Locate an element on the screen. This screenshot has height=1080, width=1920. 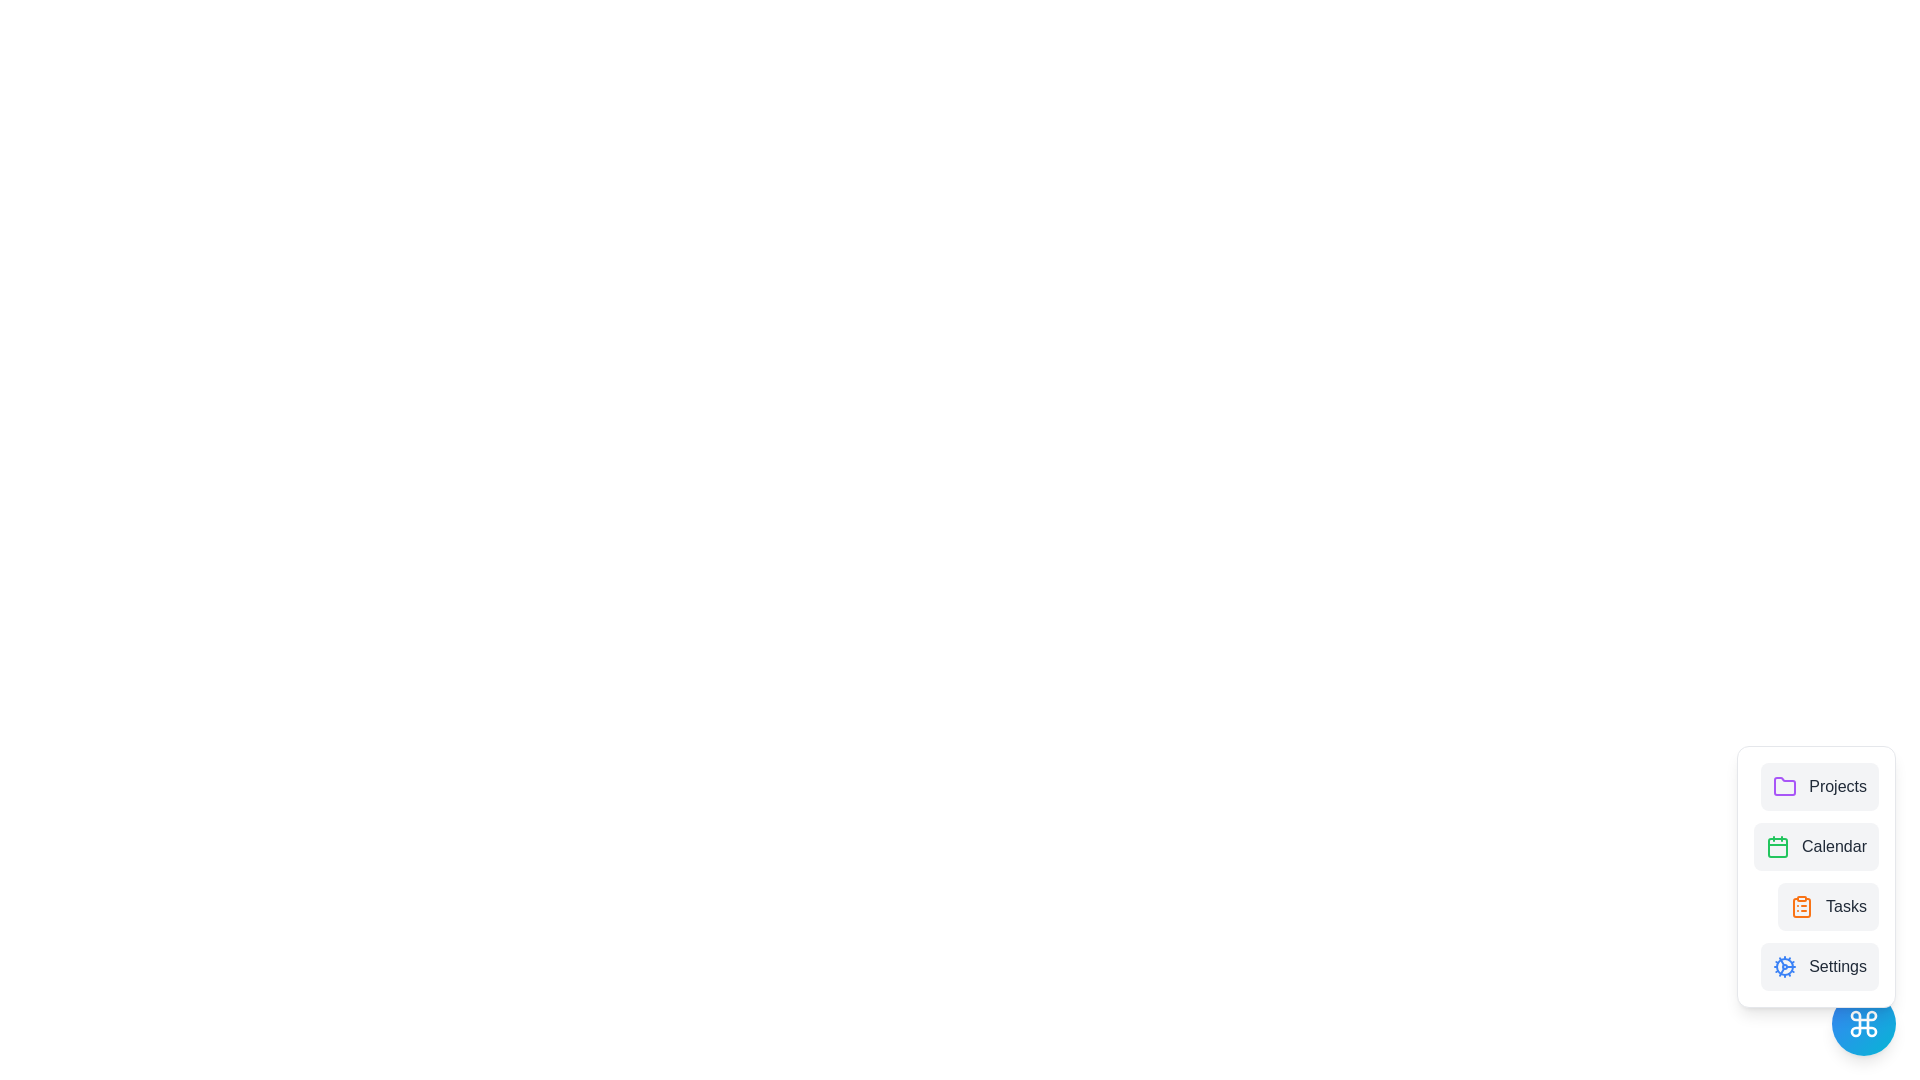
the Projects option in the menu is located at coordinates (1819, 785).